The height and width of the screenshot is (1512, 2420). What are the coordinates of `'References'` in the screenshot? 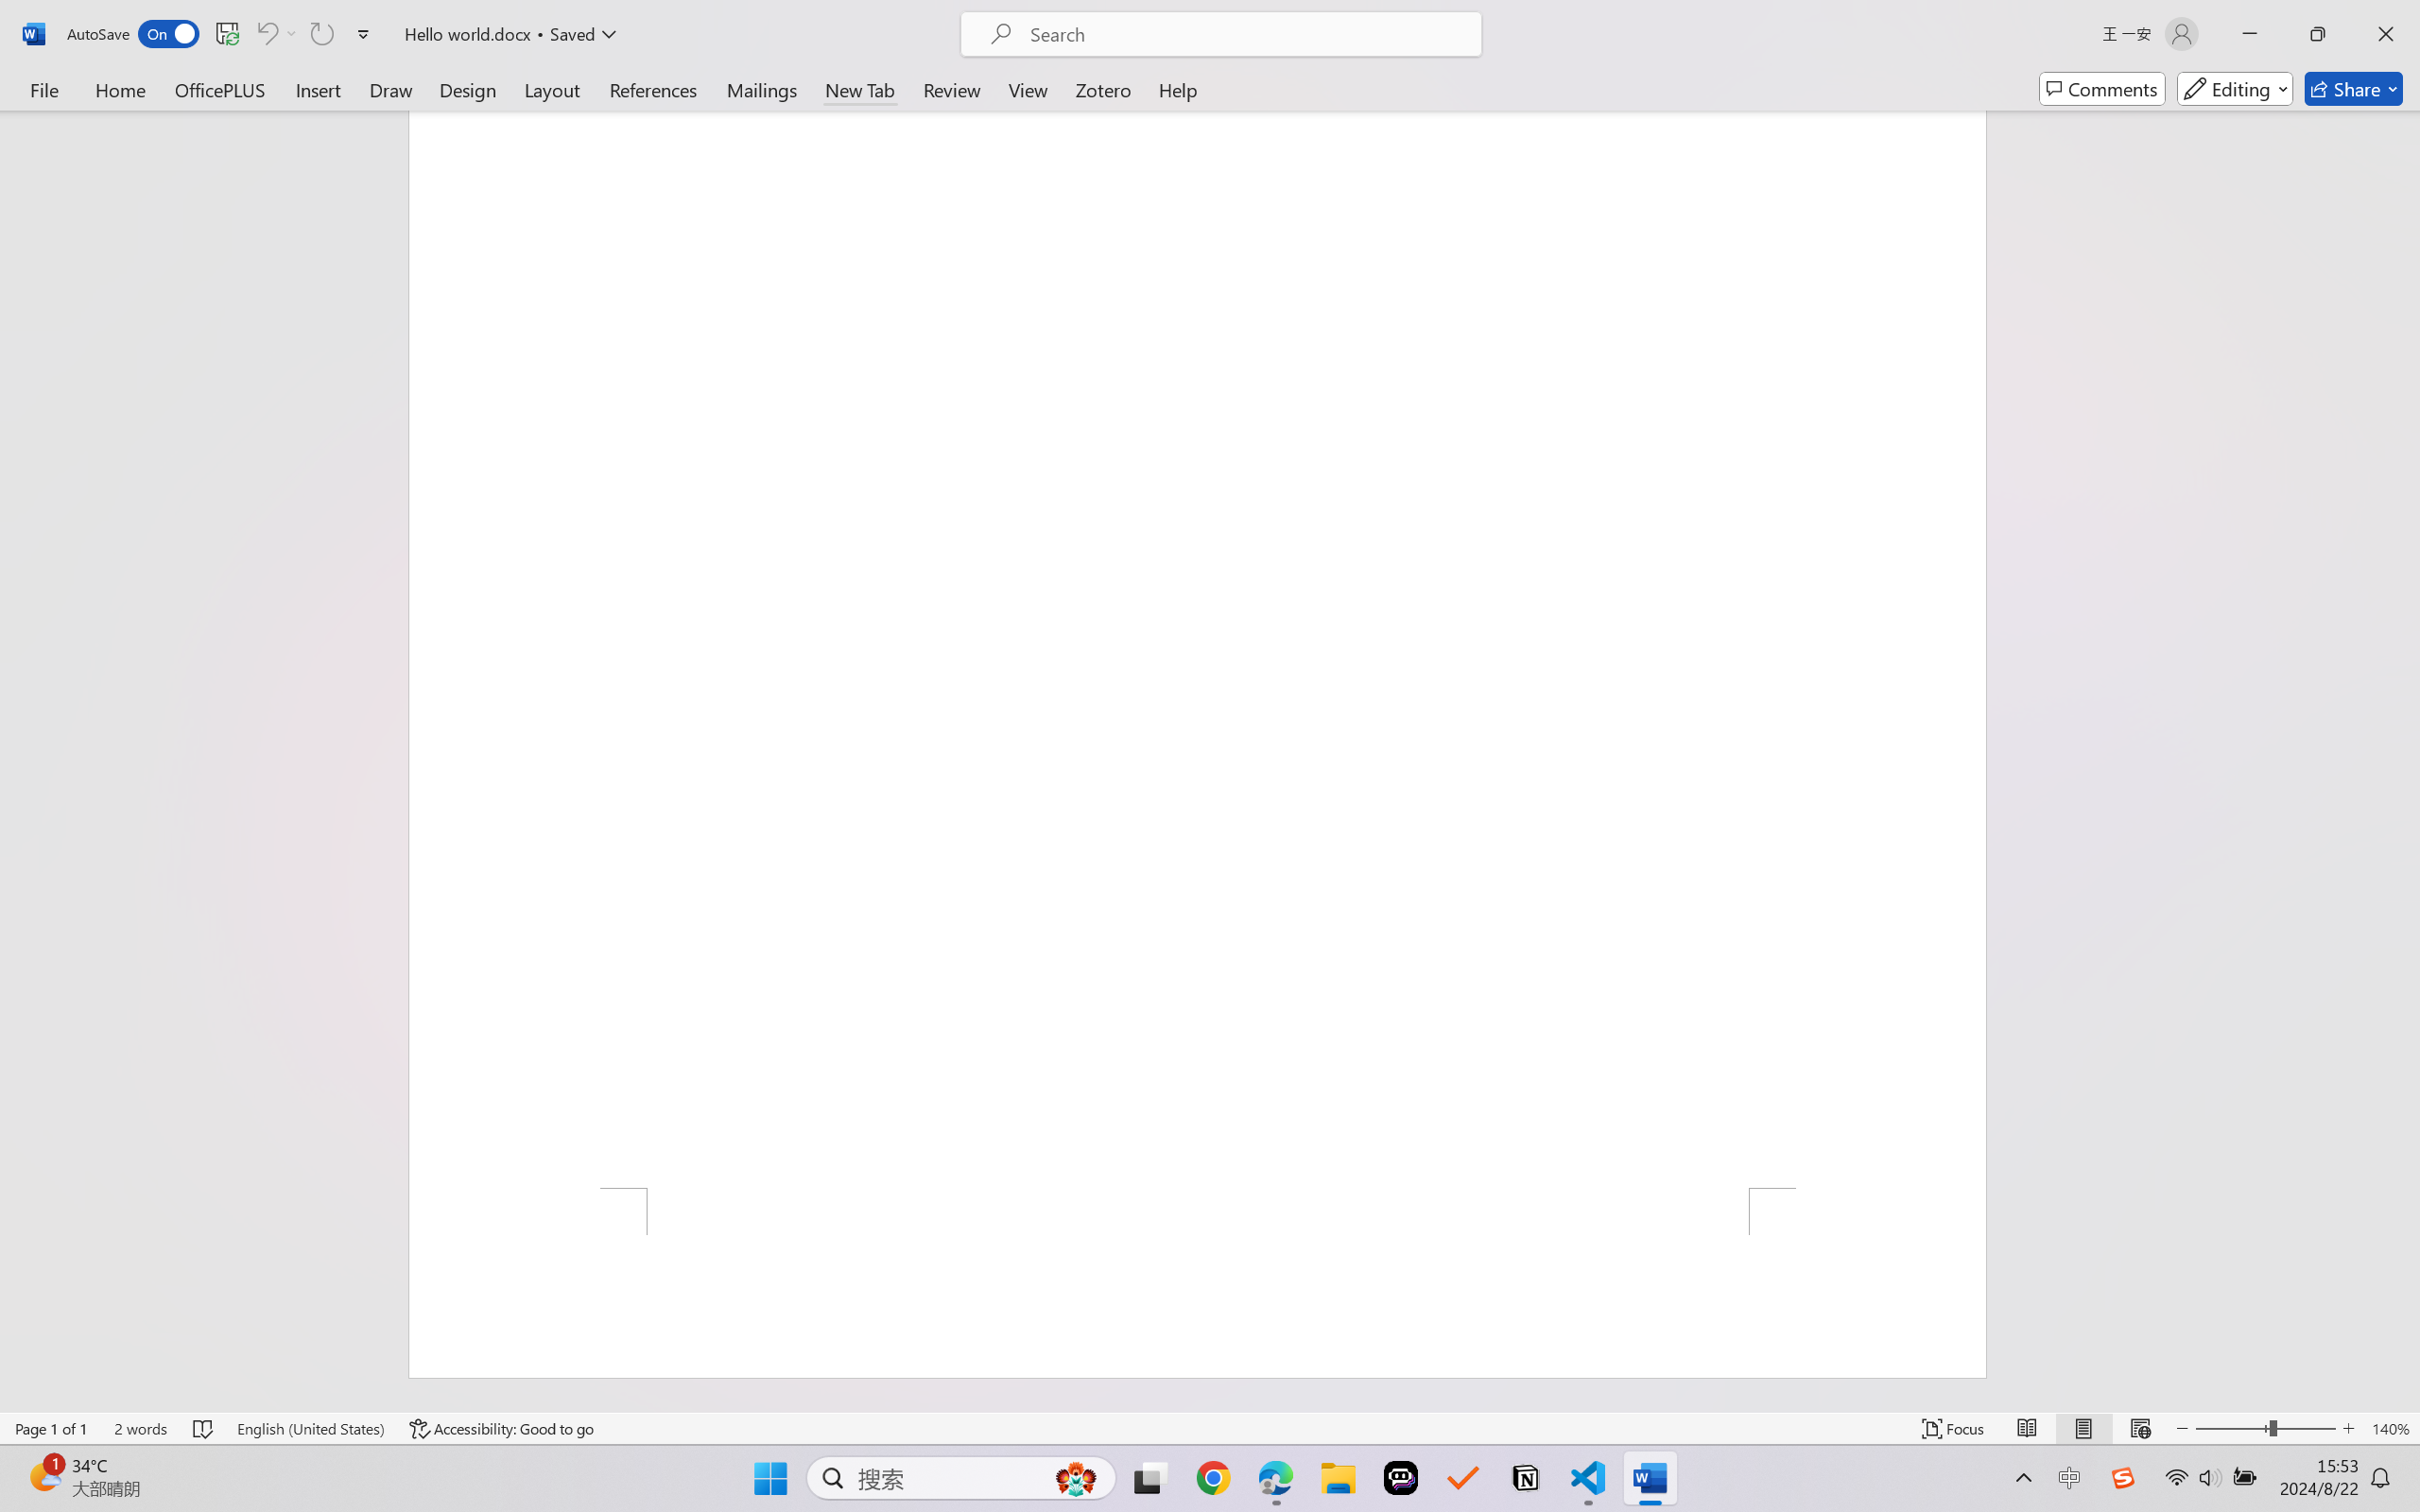 It's located at (653, 88).